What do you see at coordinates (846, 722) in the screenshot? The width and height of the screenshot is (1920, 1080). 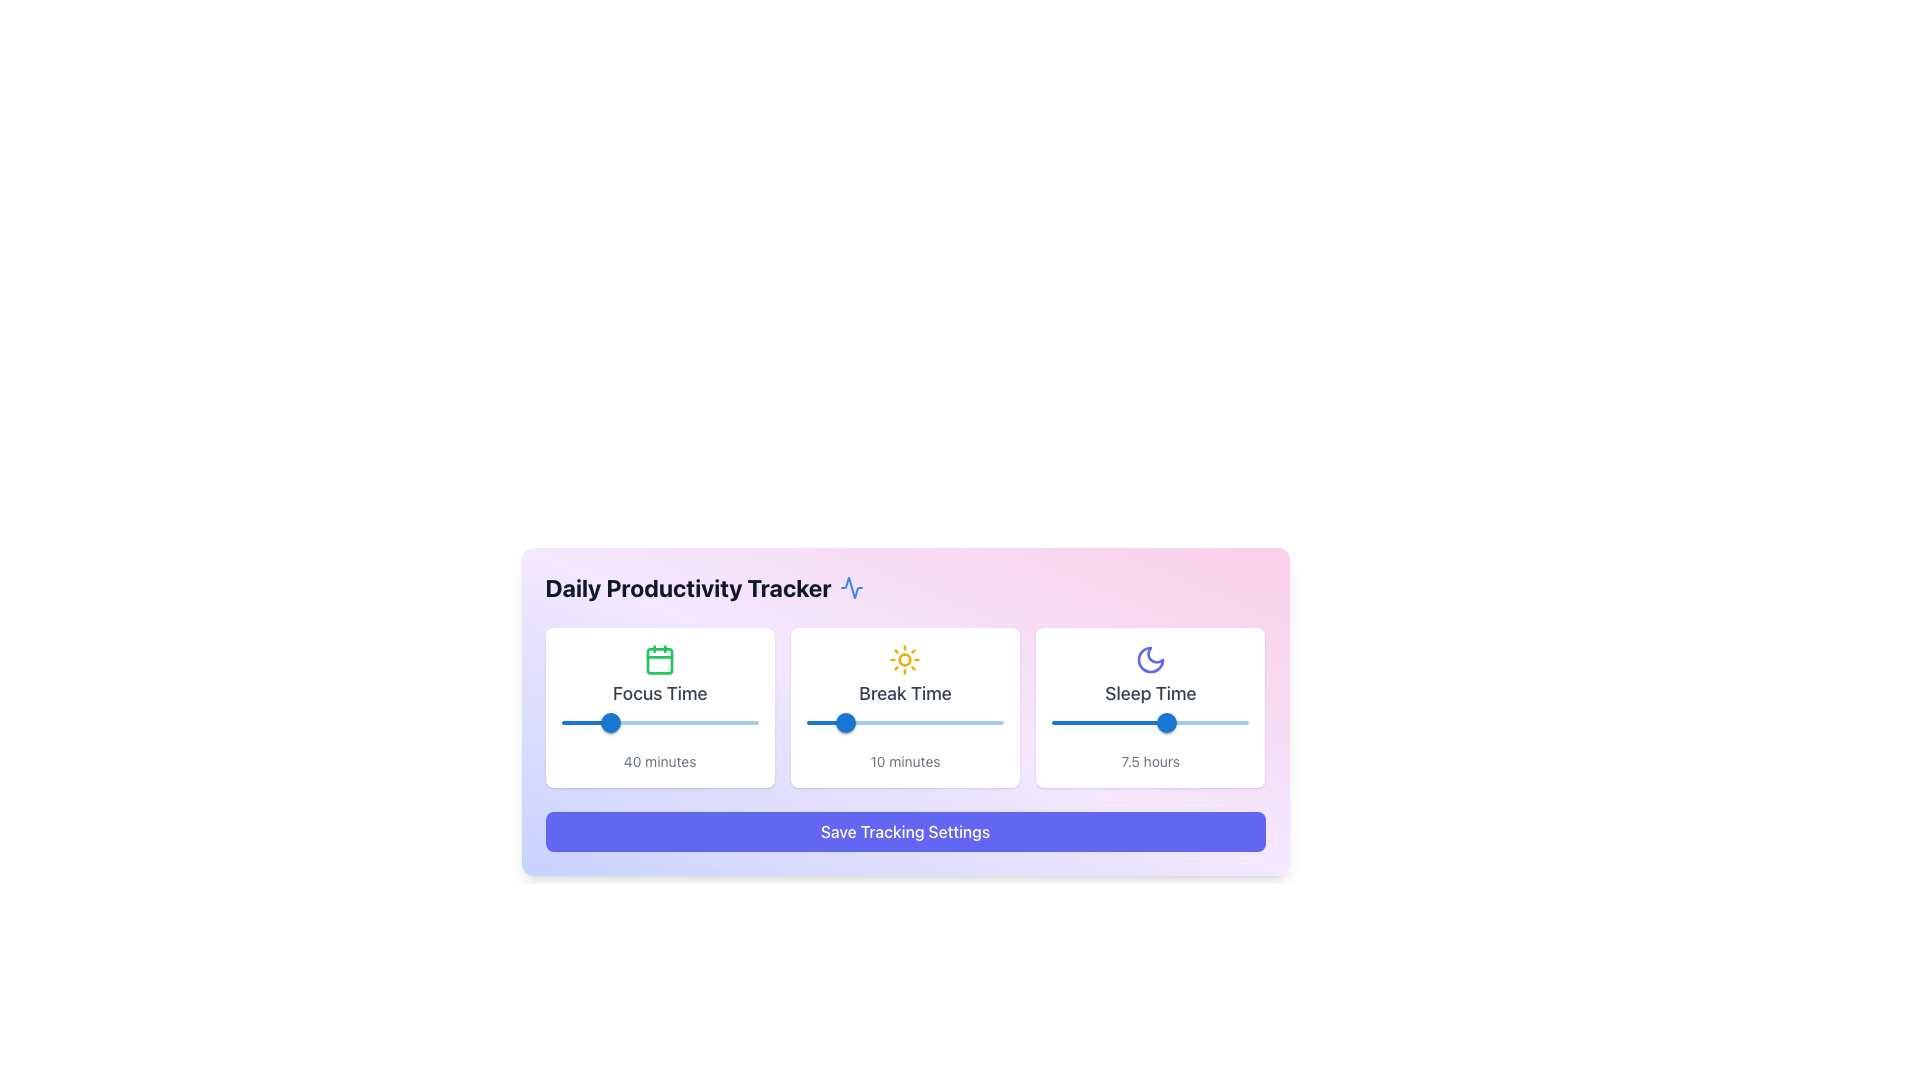 I see `the blue circular slider thumb with white highlights that displays the value '10' in the 'Break Time' section of the 'Daily Productivity Tracker' interface` at bounding box center [846, 722].